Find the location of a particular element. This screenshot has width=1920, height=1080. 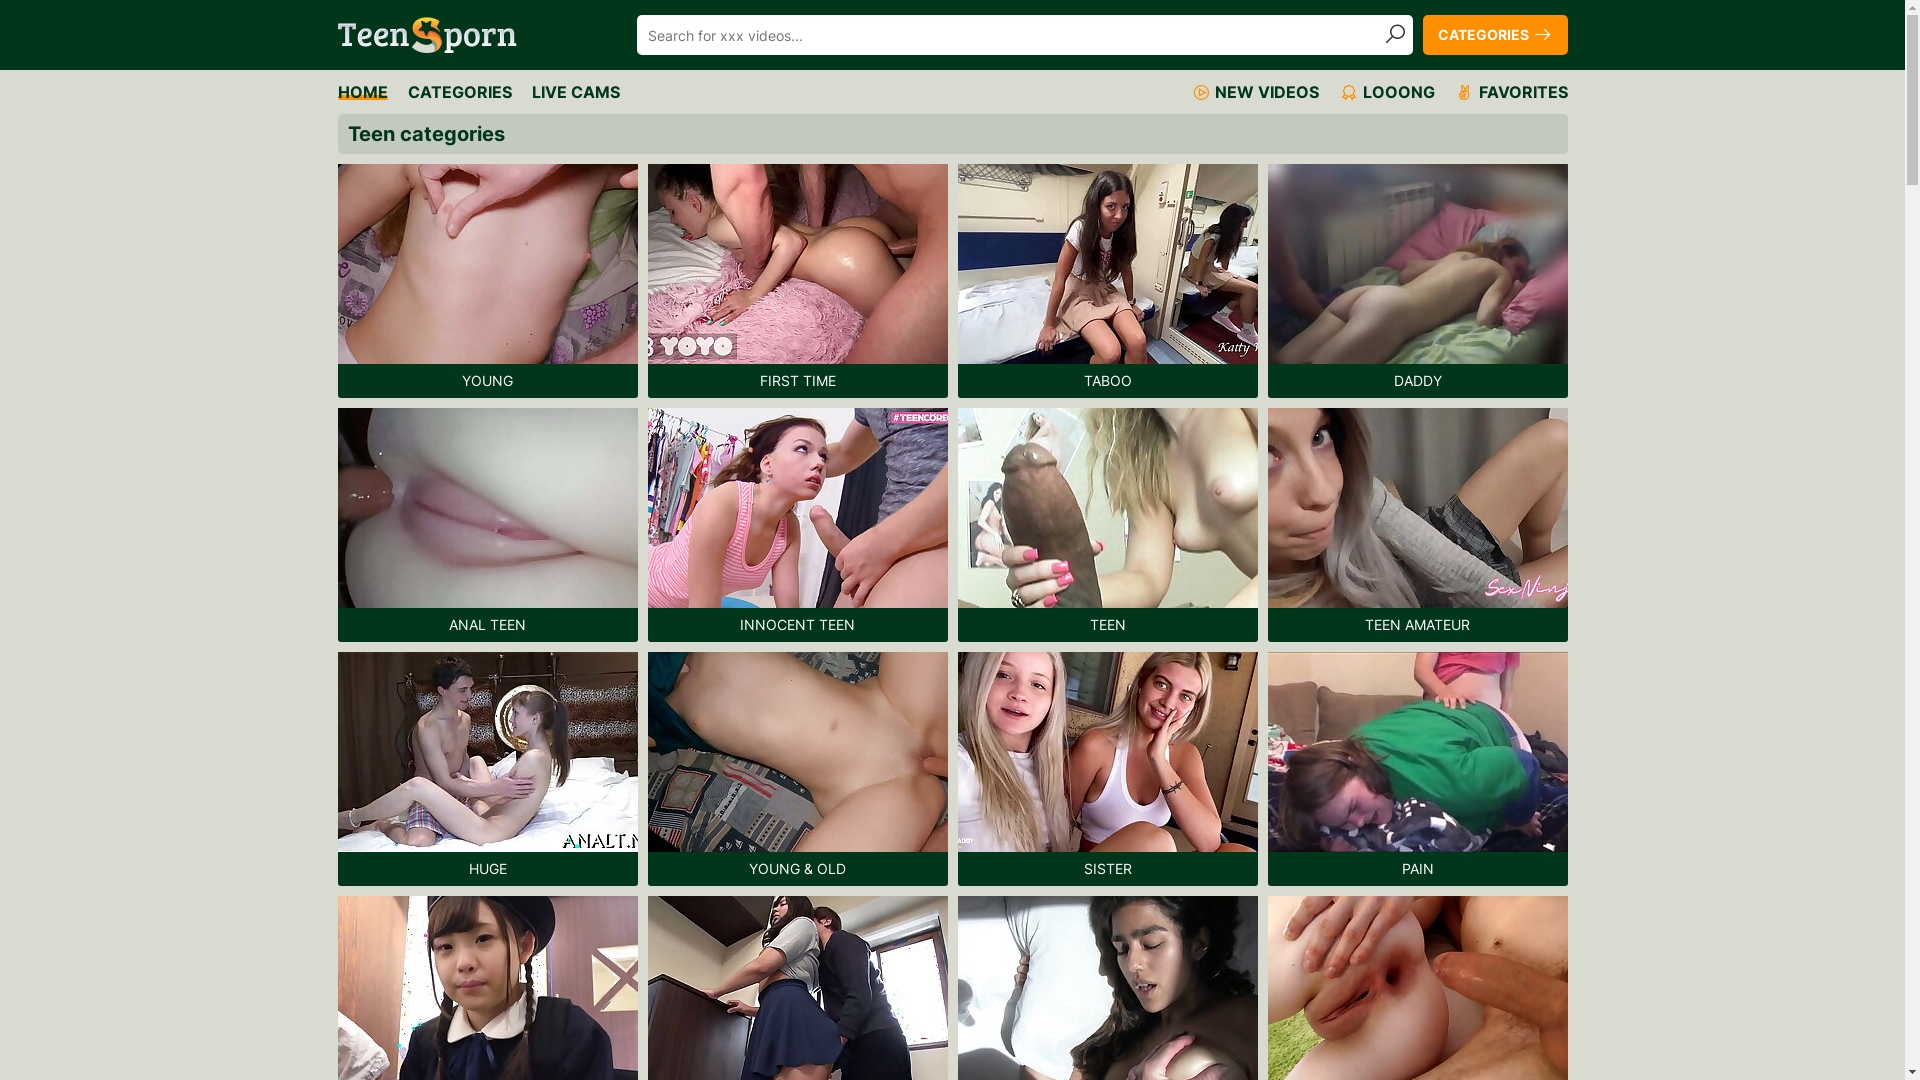

'TEEN' is located at coordinates (1107, 523).